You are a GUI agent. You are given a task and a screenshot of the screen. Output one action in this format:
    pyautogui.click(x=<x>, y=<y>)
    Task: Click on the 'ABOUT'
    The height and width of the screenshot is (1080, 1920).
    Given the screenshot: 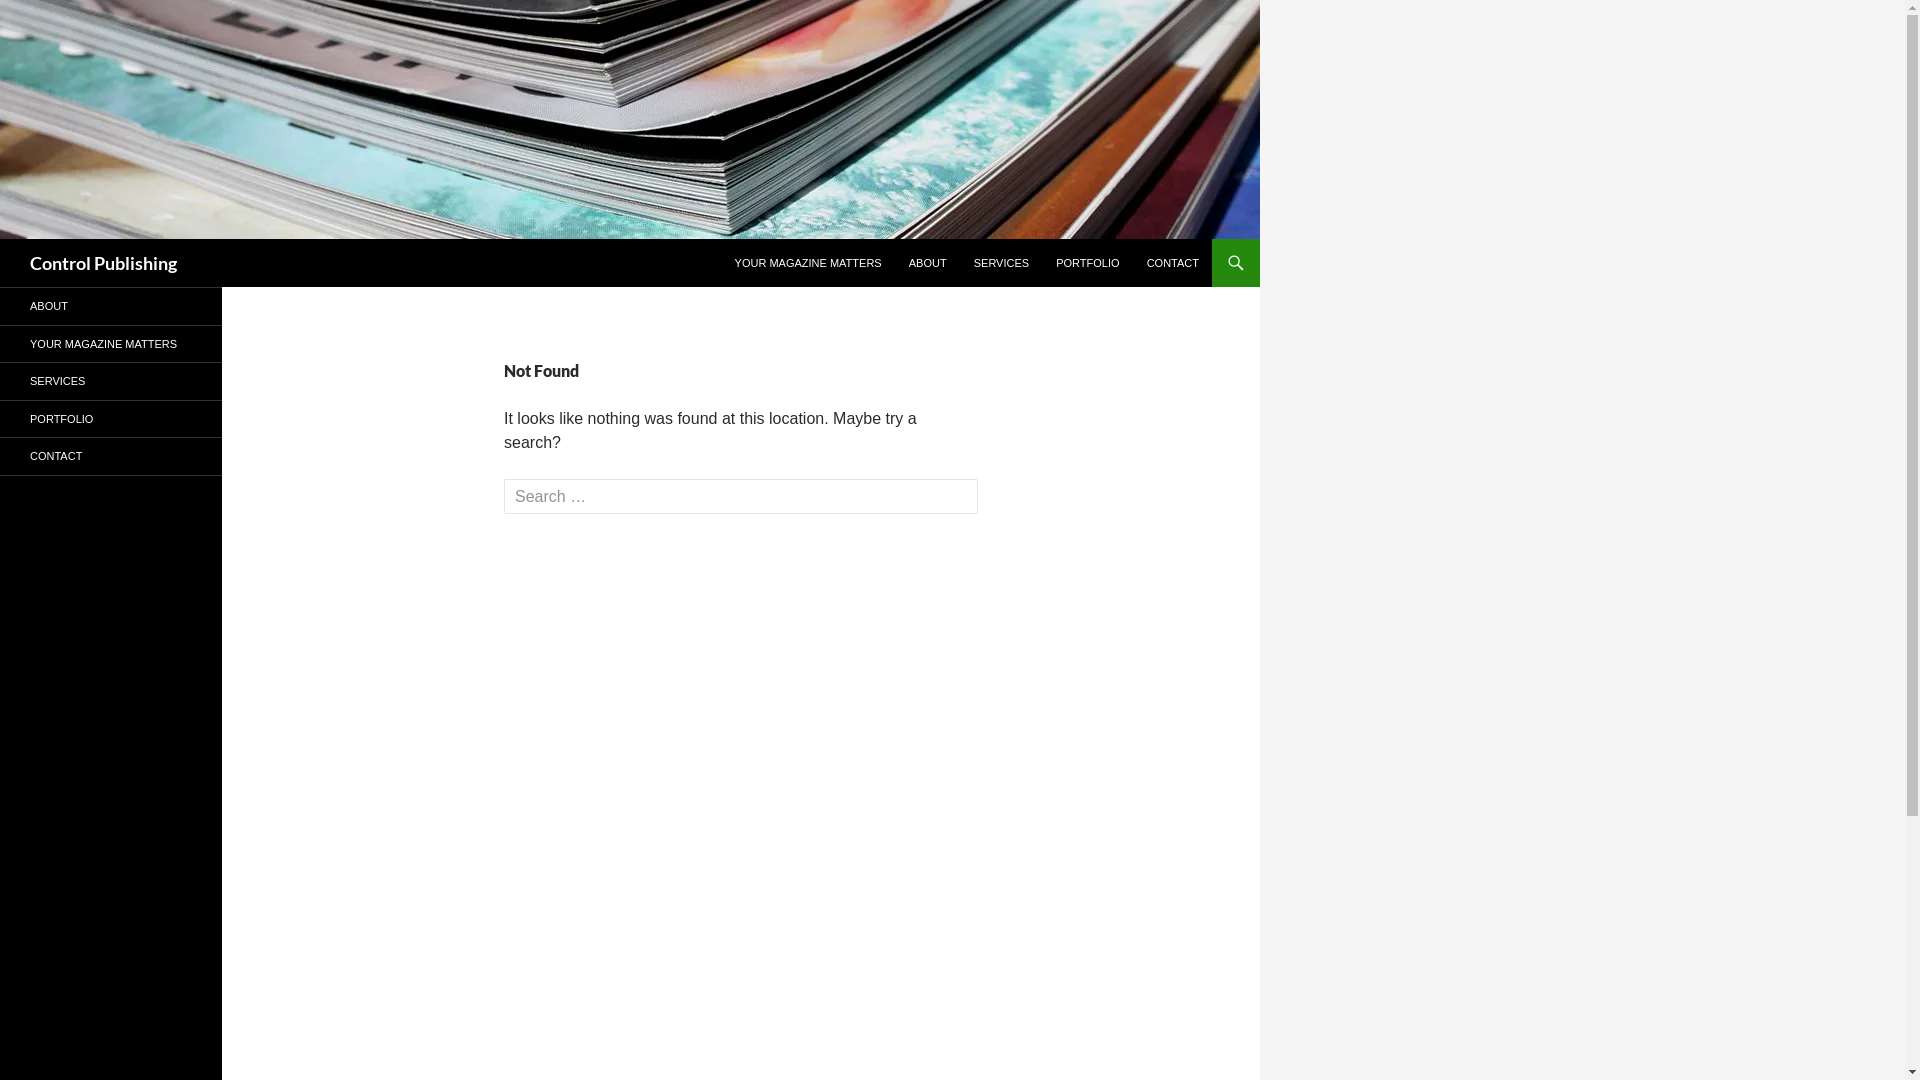 What is the action you would take?
    pyautogui.click(x=109, y=306)
    